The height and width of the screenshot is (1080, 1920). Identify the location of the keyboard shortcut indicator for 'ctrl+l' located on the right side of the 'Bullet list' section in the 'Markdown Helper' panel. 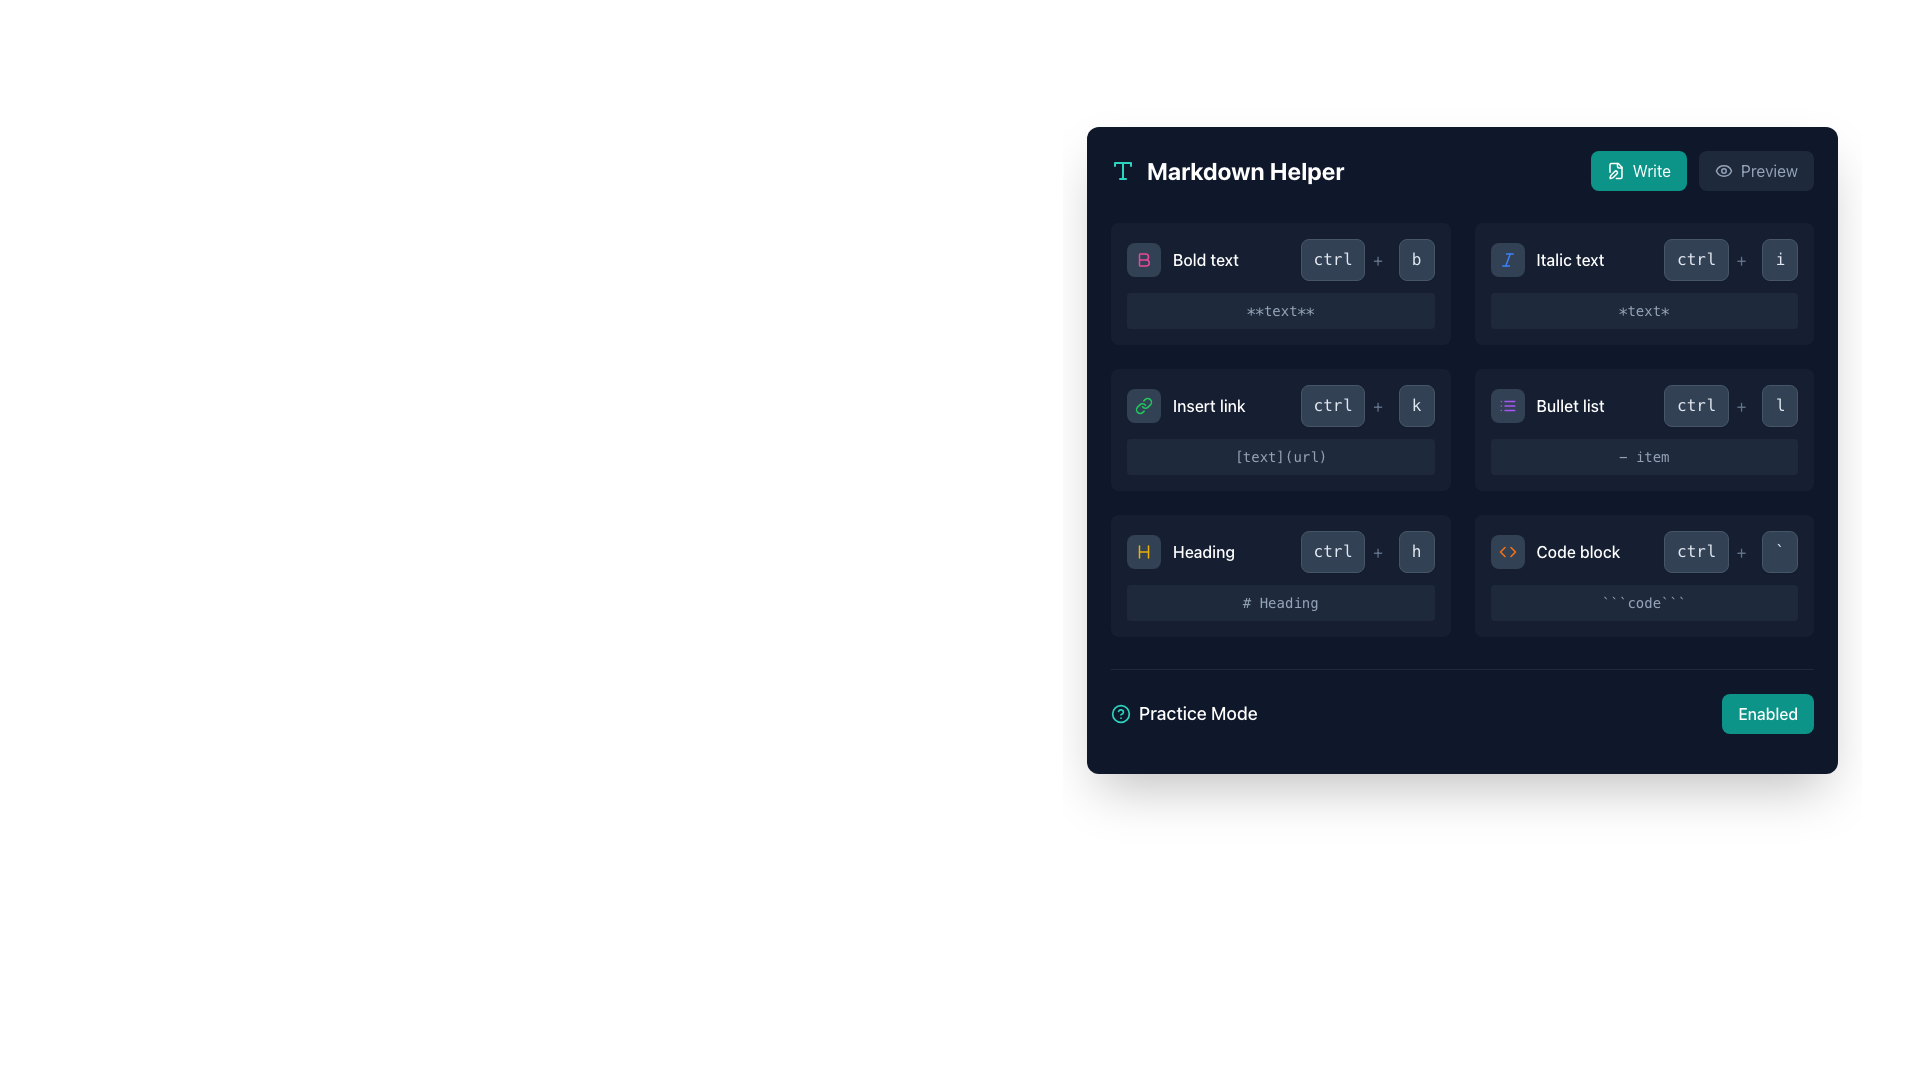
(1730, 405).